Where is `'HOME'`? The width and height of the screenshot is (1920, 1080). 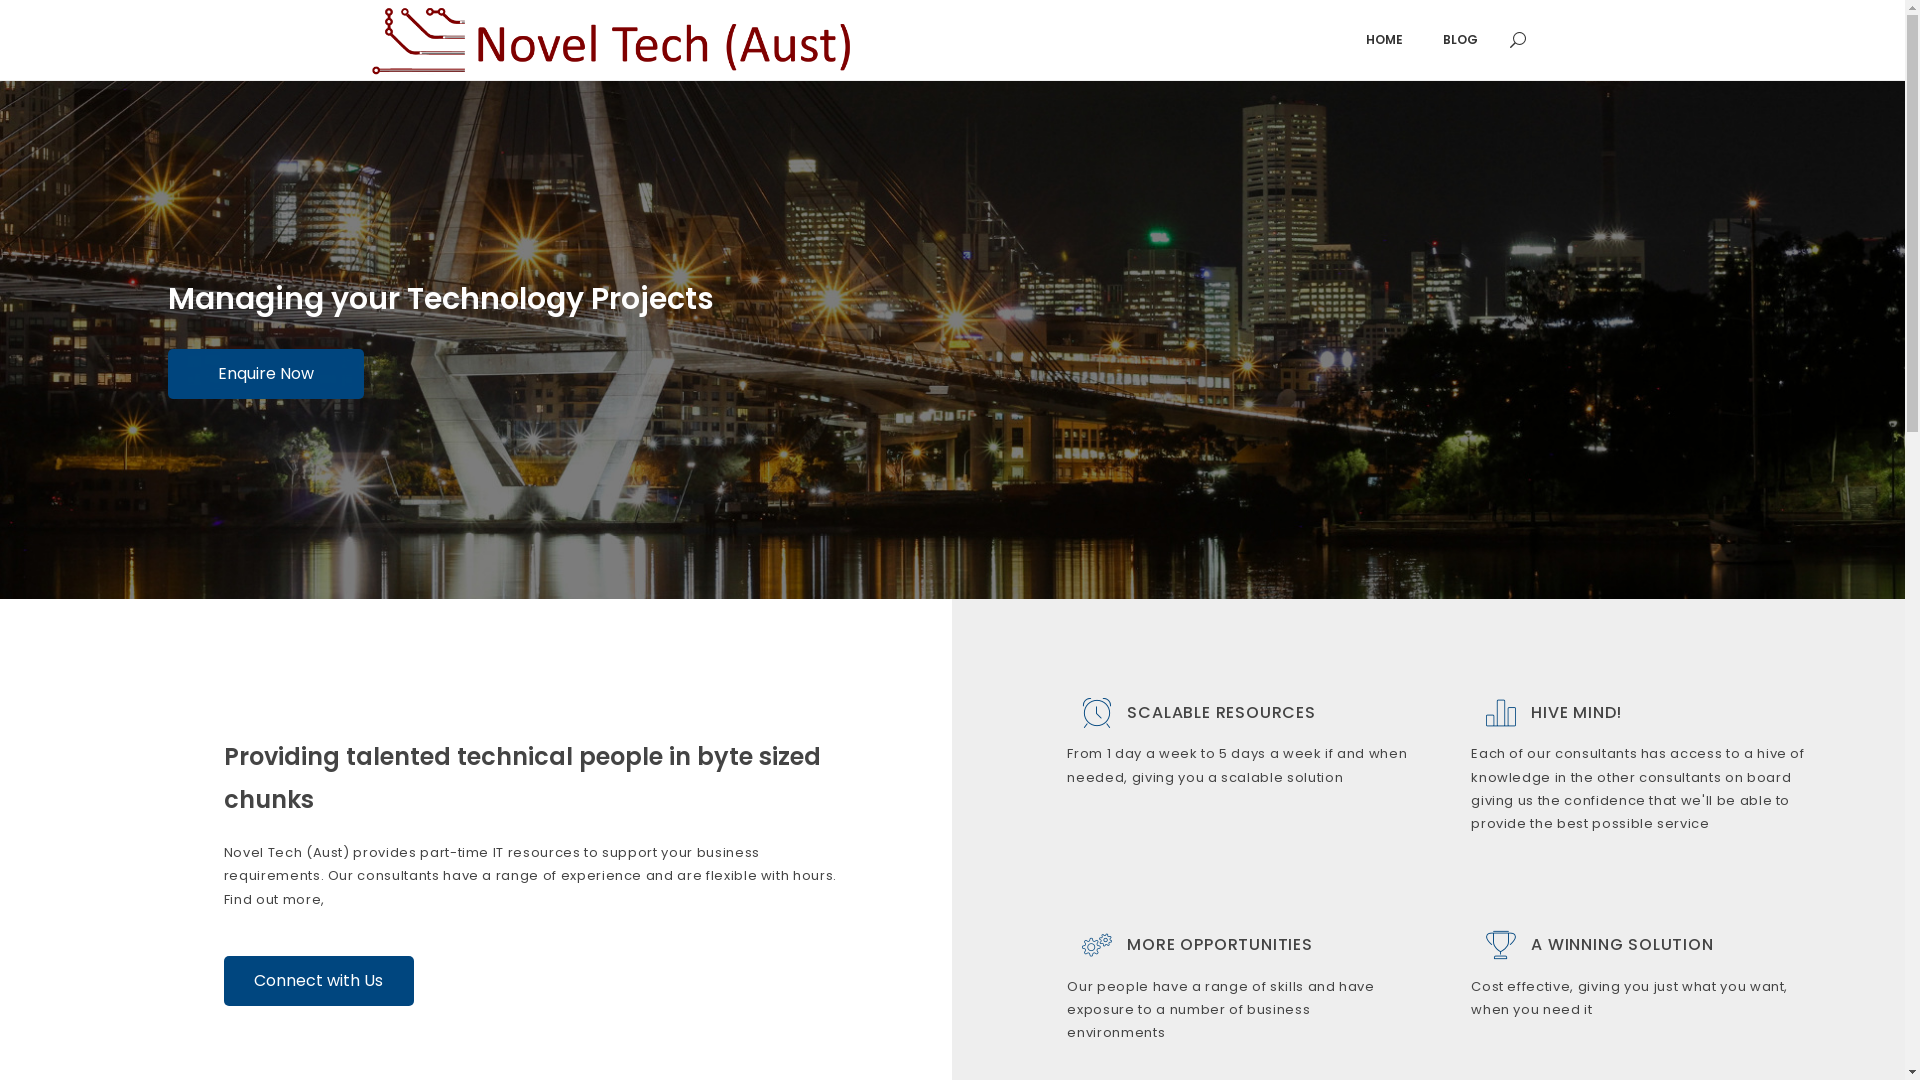 'HOME' is located at coordinates (1383, 39).